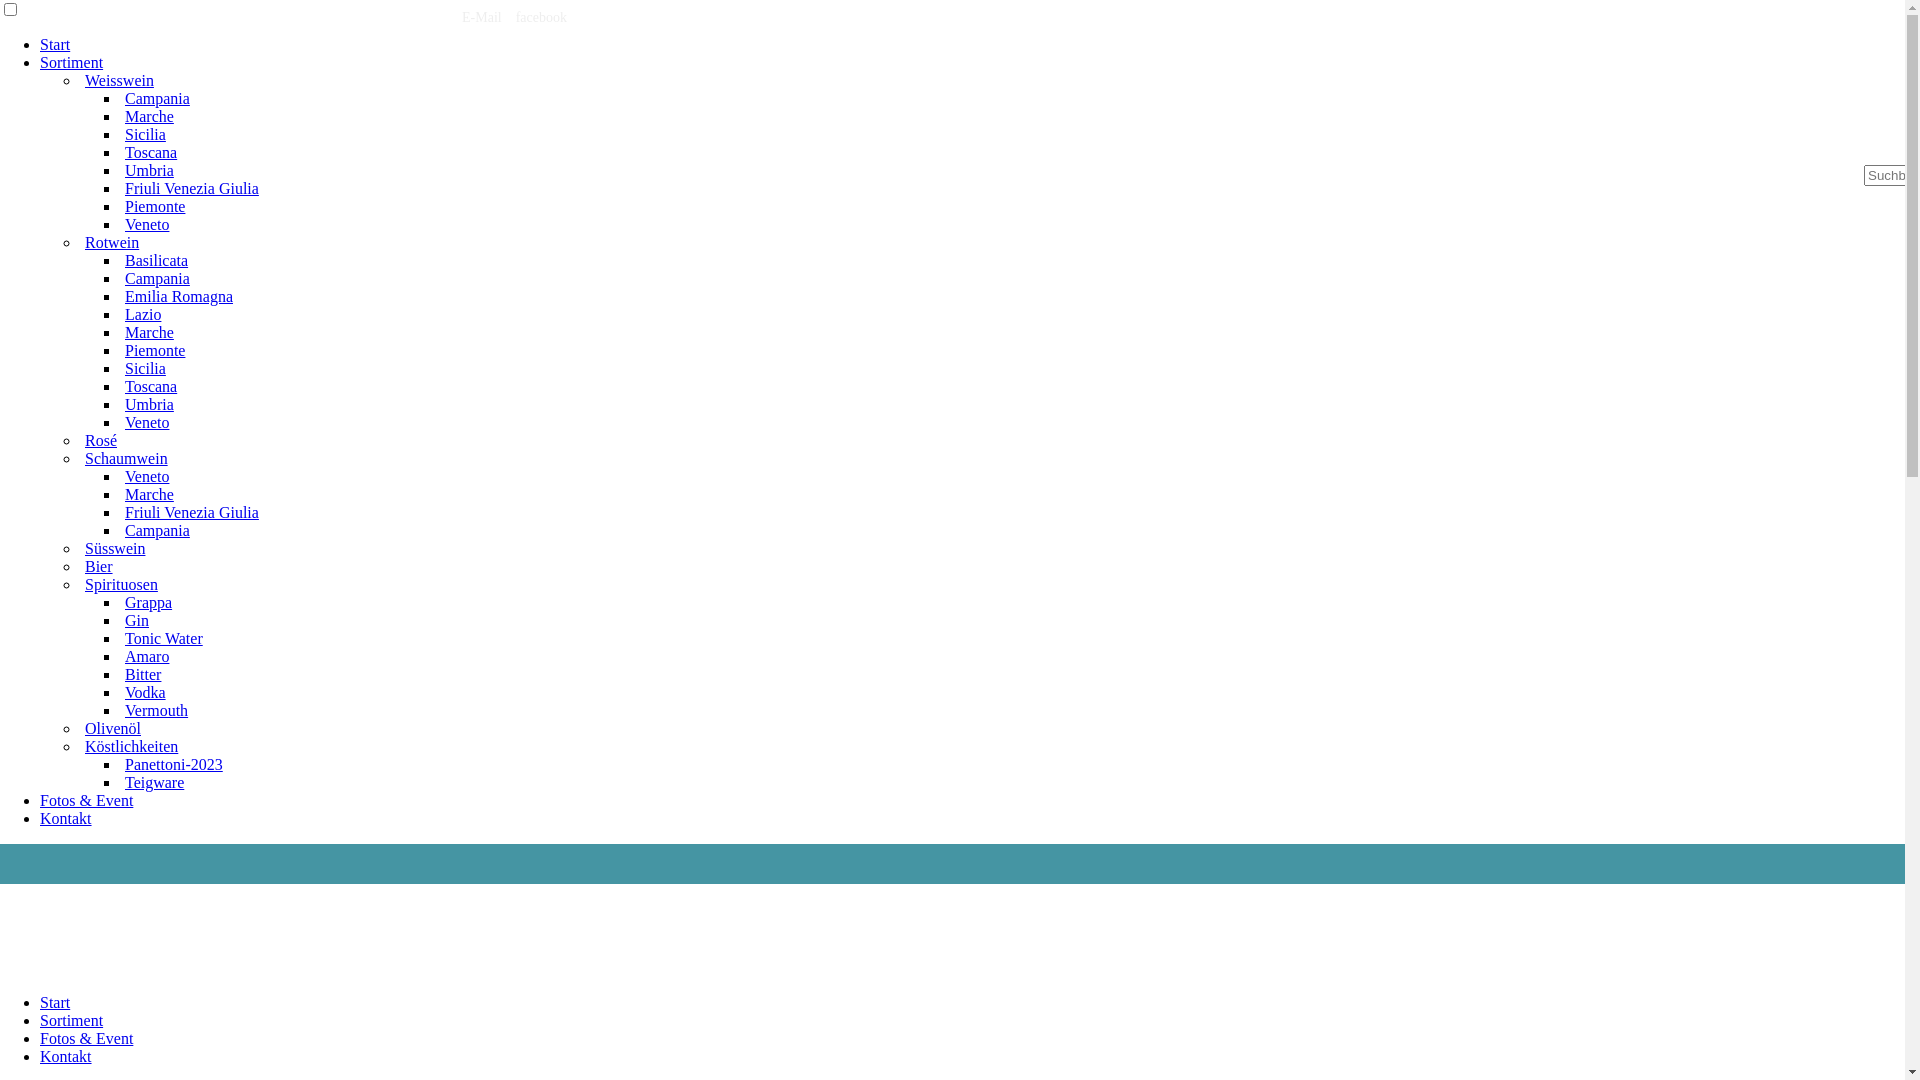 Image resolution: width=1920 pixels, height=1080 pixels. Describe the element at coordinates (163, 638) in the screenshot. I see `'Tonic Water'` at that location.